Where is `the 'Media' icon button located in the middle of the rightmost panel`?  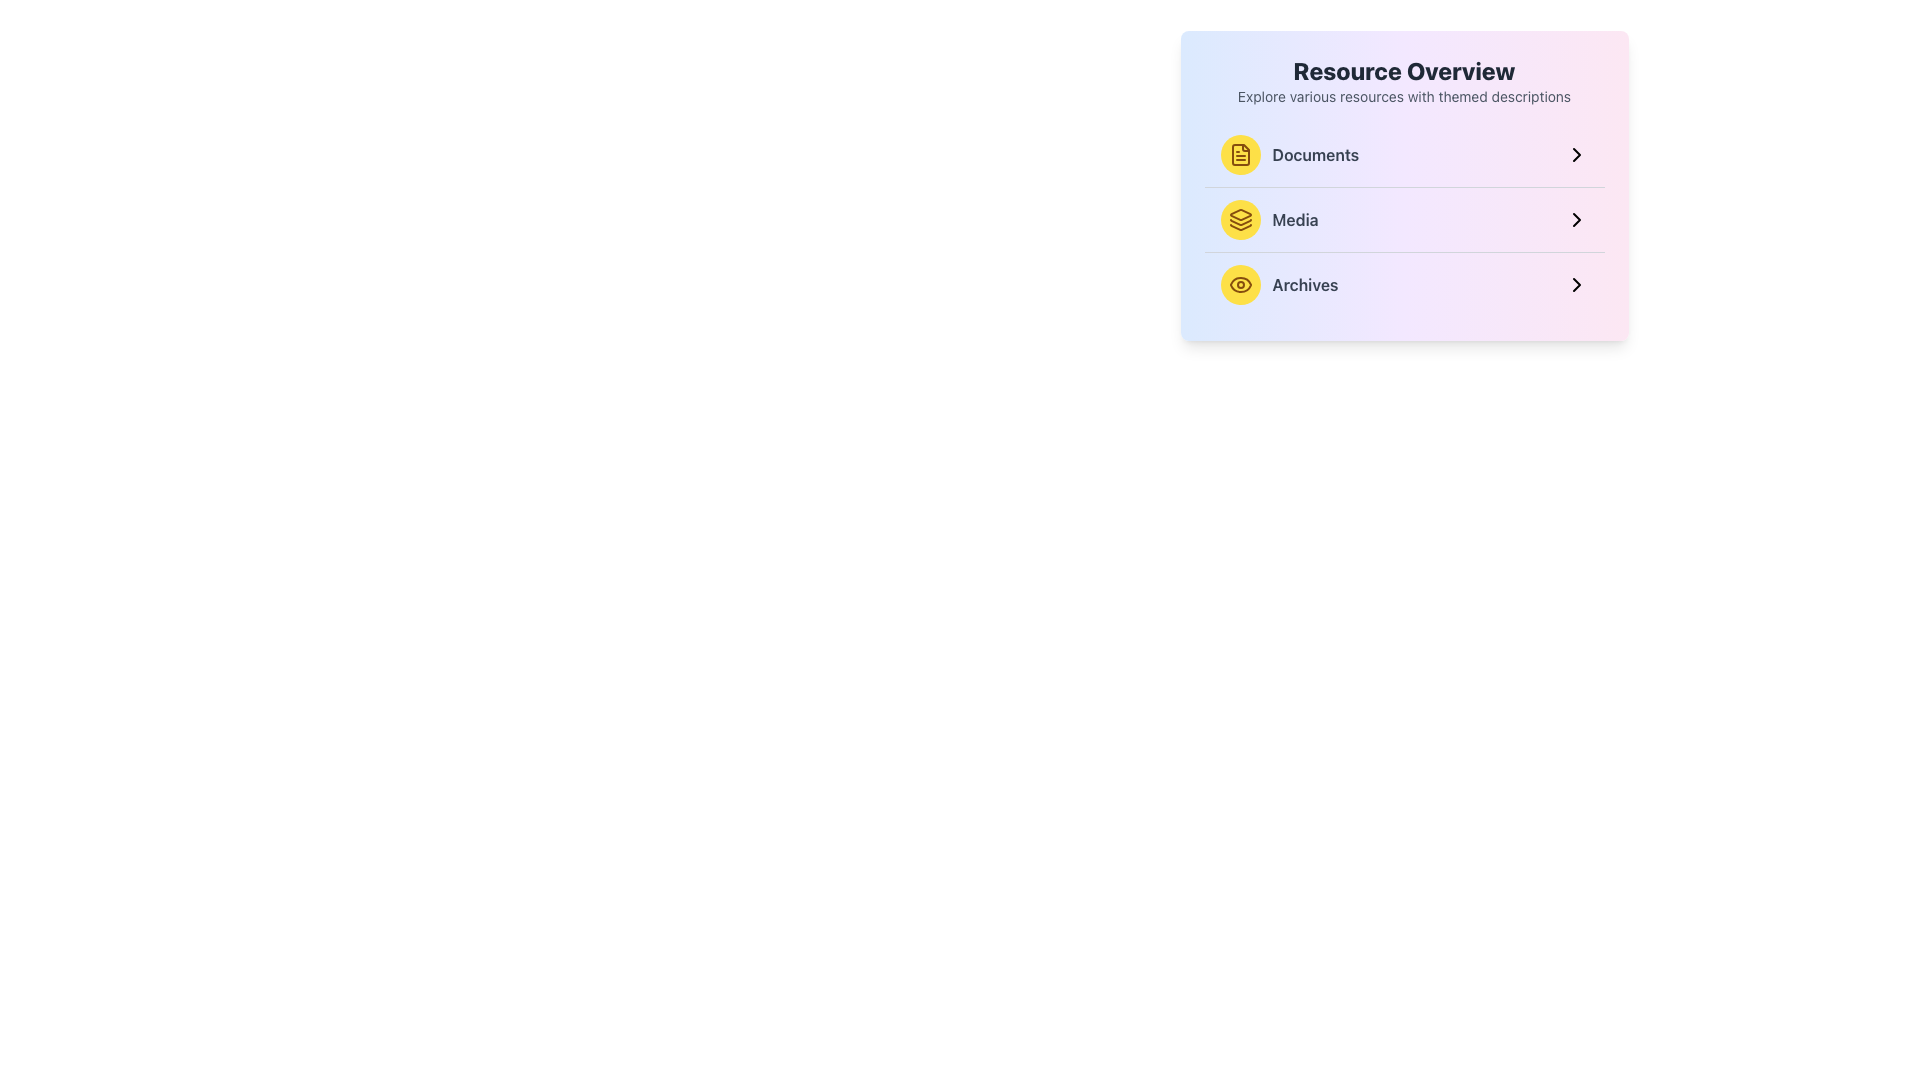
the 'Media' icon button located in the middle of the rightmost panel is located at coordinates (1239, 219).